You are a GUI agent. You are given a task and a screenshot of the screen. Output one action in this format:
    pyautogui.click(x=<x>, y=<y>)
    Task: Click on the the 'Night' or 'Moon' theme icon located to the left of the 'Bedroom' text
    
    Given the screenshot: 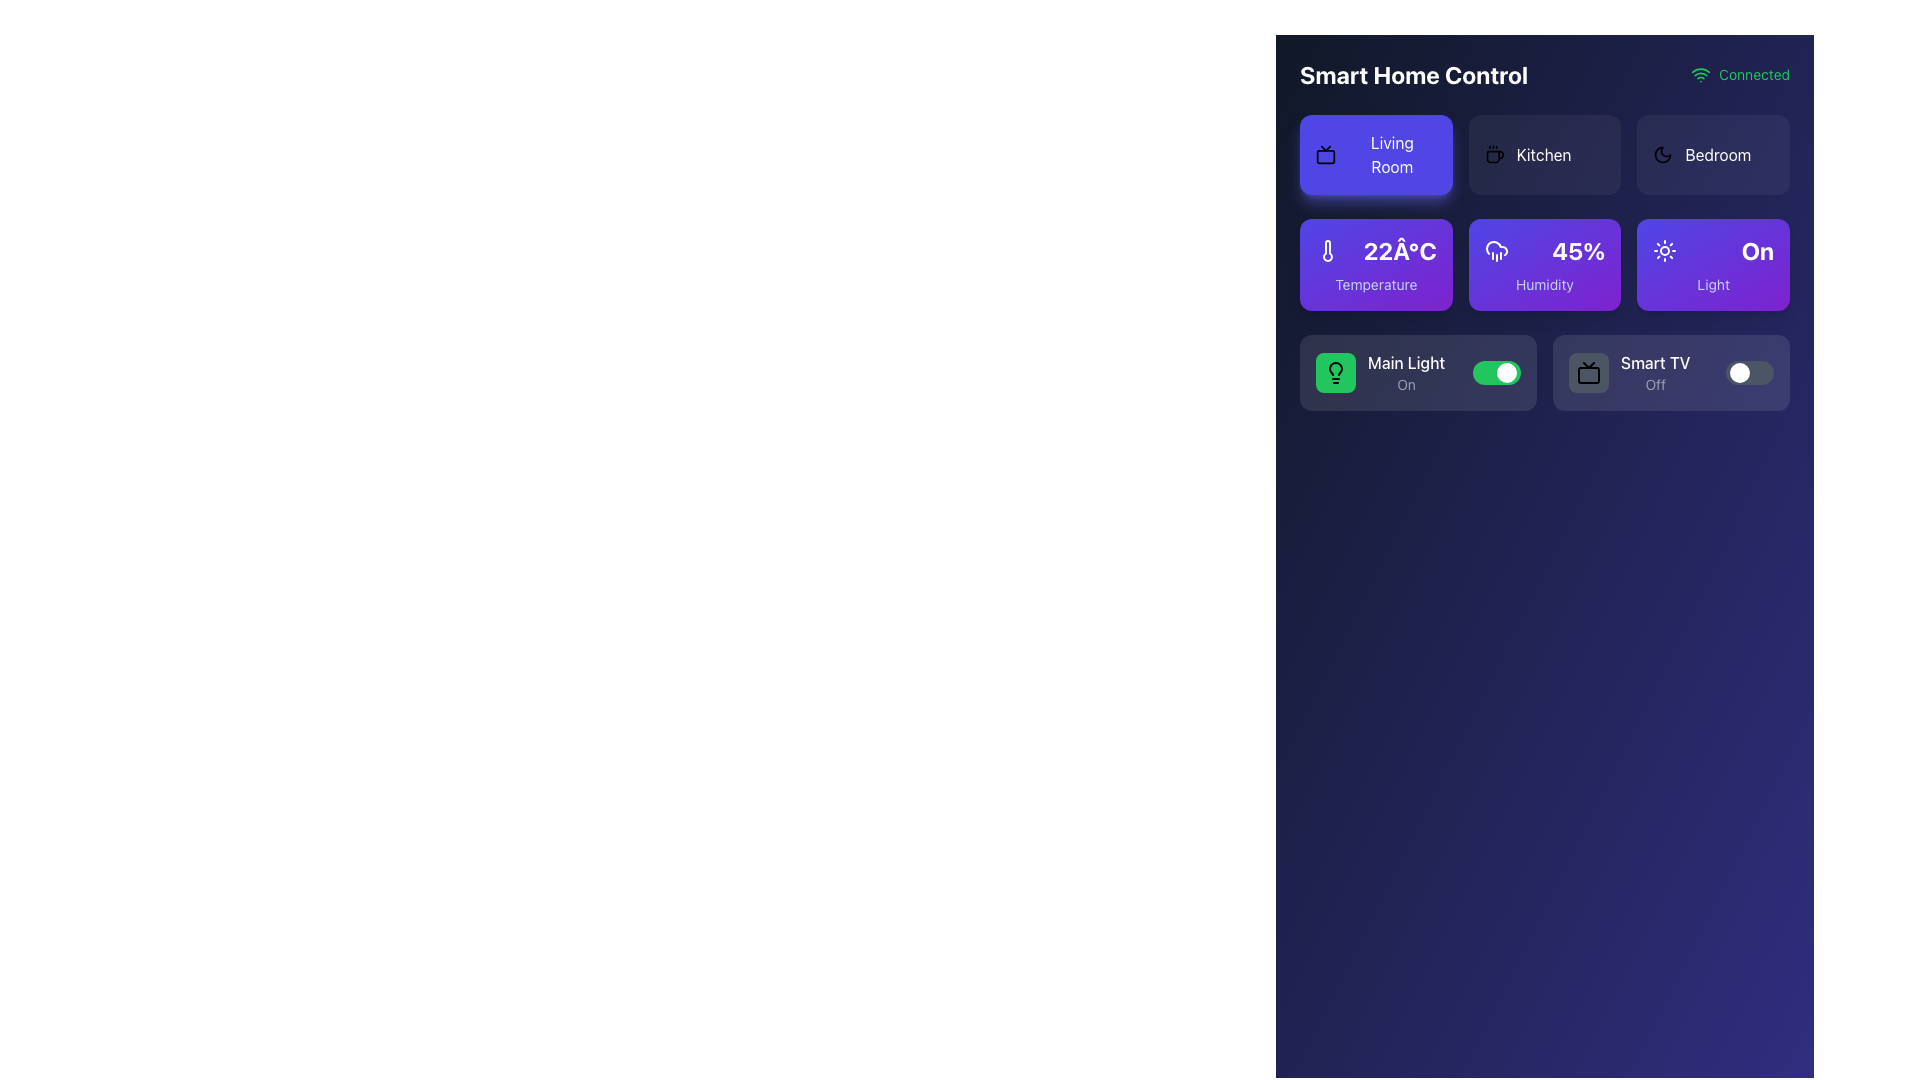 What is the action you would take?
    pyautogui.click(x=1663, y=153)
    